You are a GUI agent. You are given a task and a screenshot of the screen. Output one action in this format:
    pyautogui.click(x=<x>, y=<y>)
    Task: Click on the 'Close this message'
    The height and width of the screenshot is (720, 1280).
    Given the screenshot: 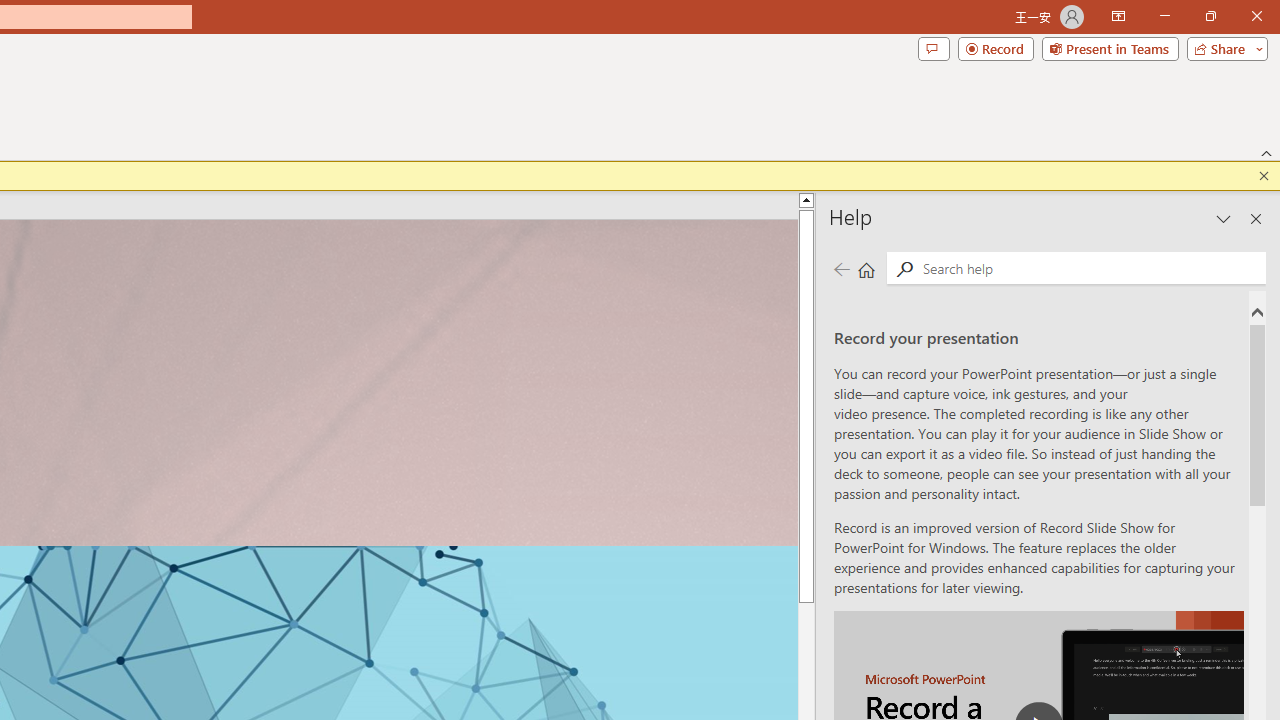 What is the action you would take?
    pyautogui.click(x=1263, y=175)
    